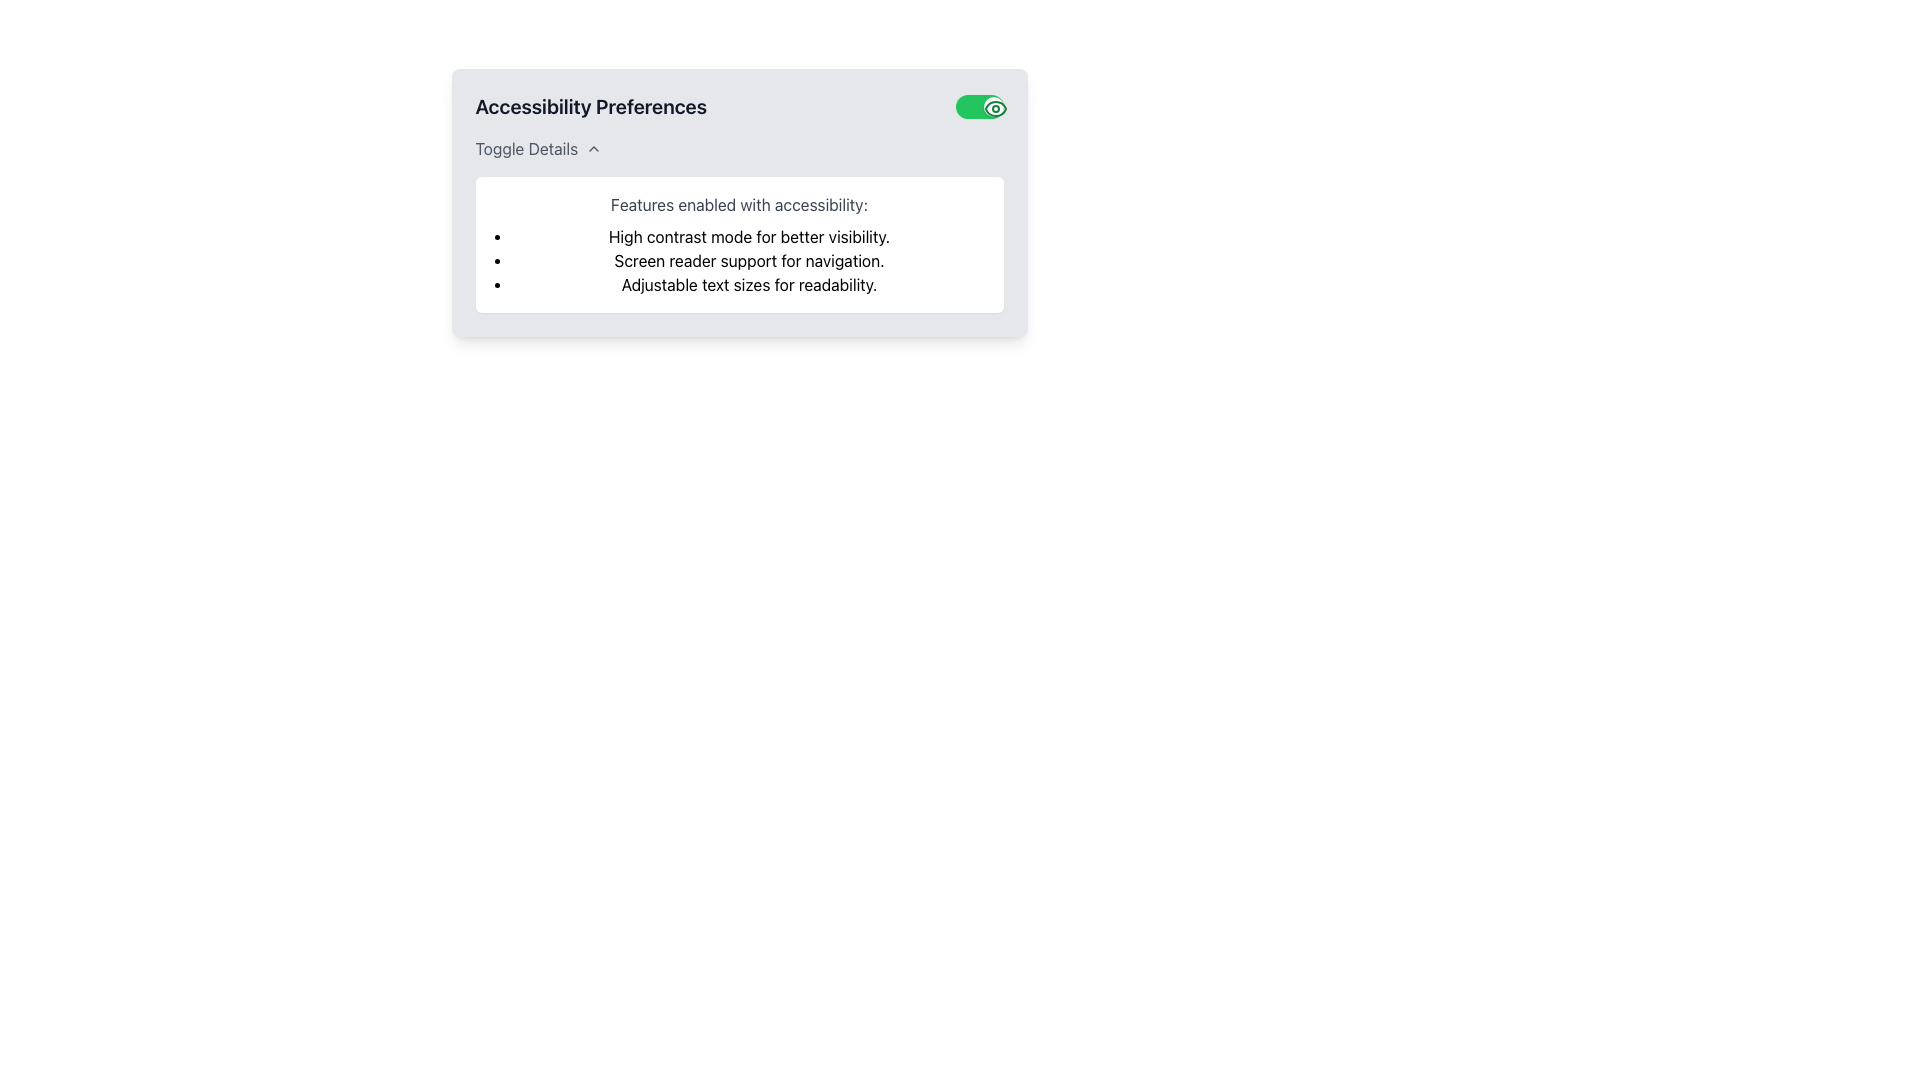  I want to click on the eye-shaped icon with a vibrant green color and a white background, located to the right of the green toggle switch, so click(995, 108).